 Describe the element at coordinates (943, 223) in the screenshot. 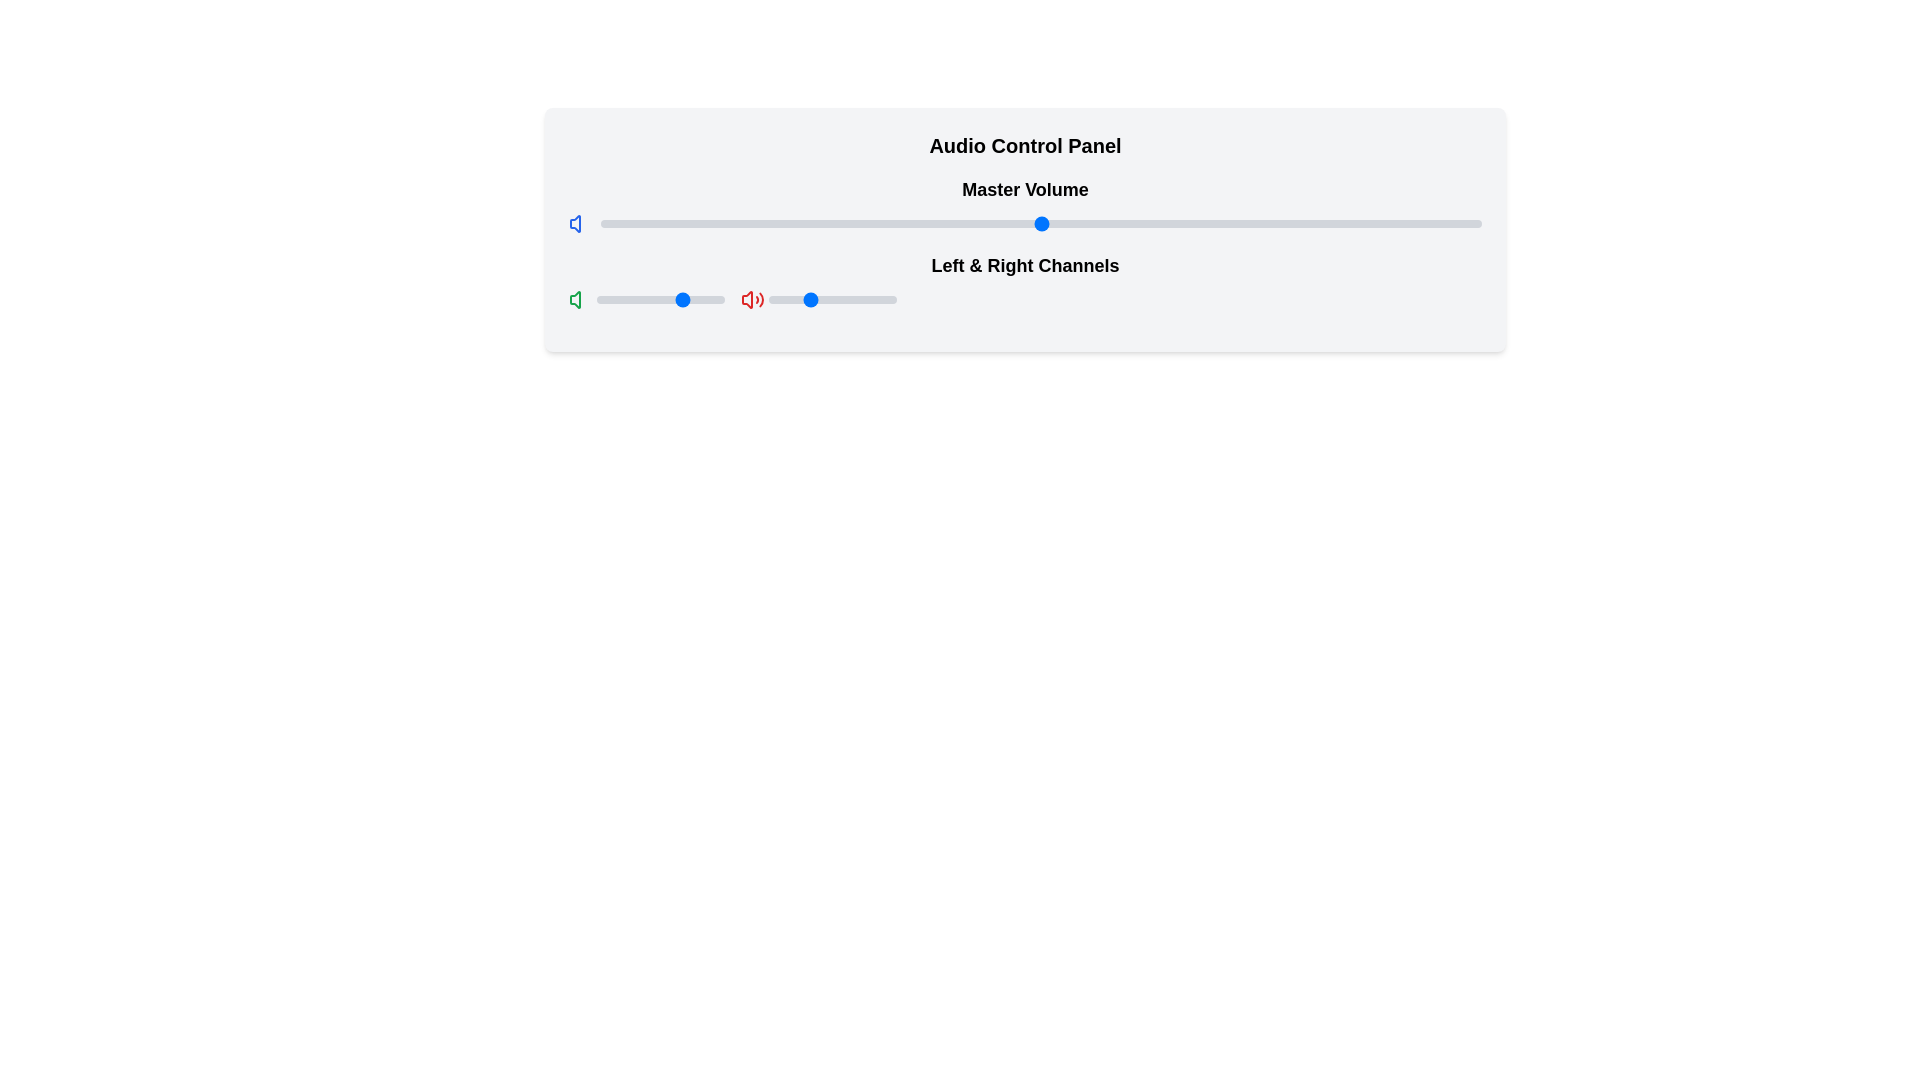

I see `the master volume` at that location.